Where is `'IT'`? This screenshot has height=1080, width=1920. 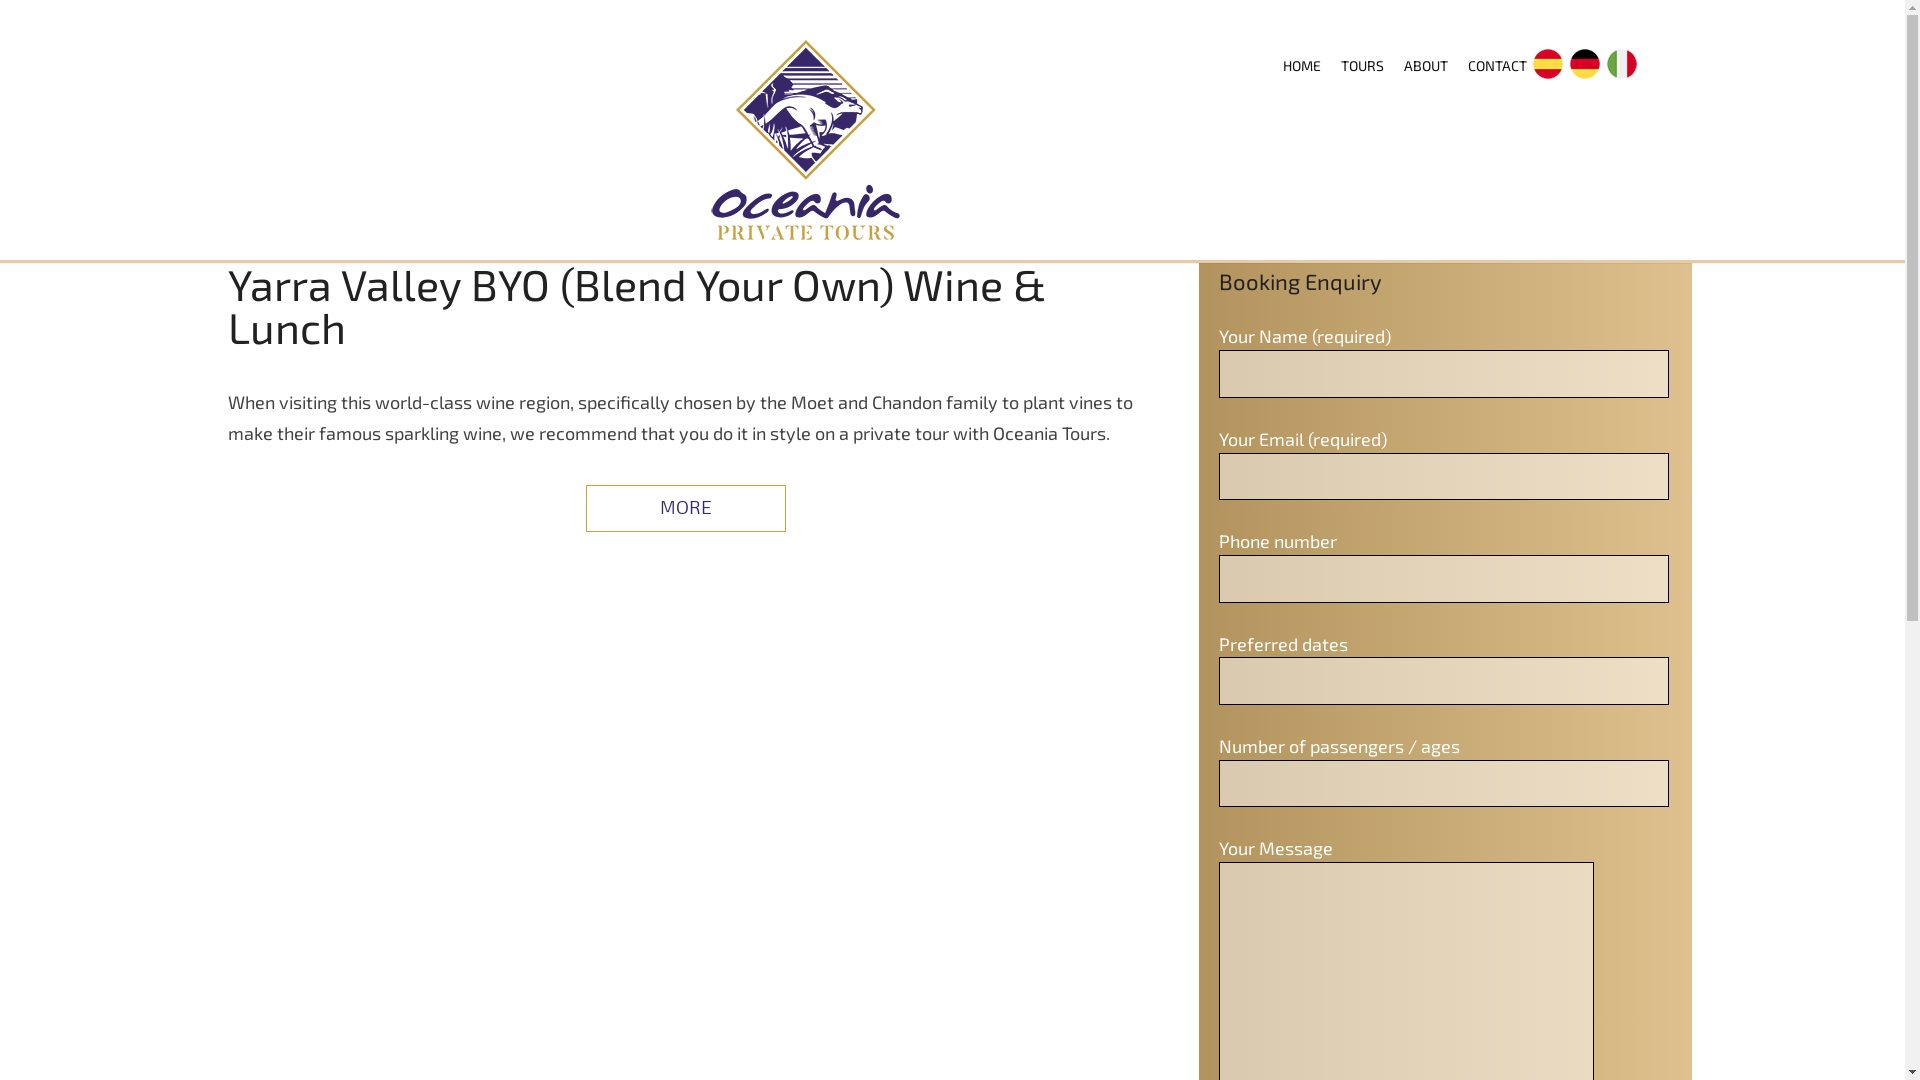
'IT' is located at coordinates (1622, 83).